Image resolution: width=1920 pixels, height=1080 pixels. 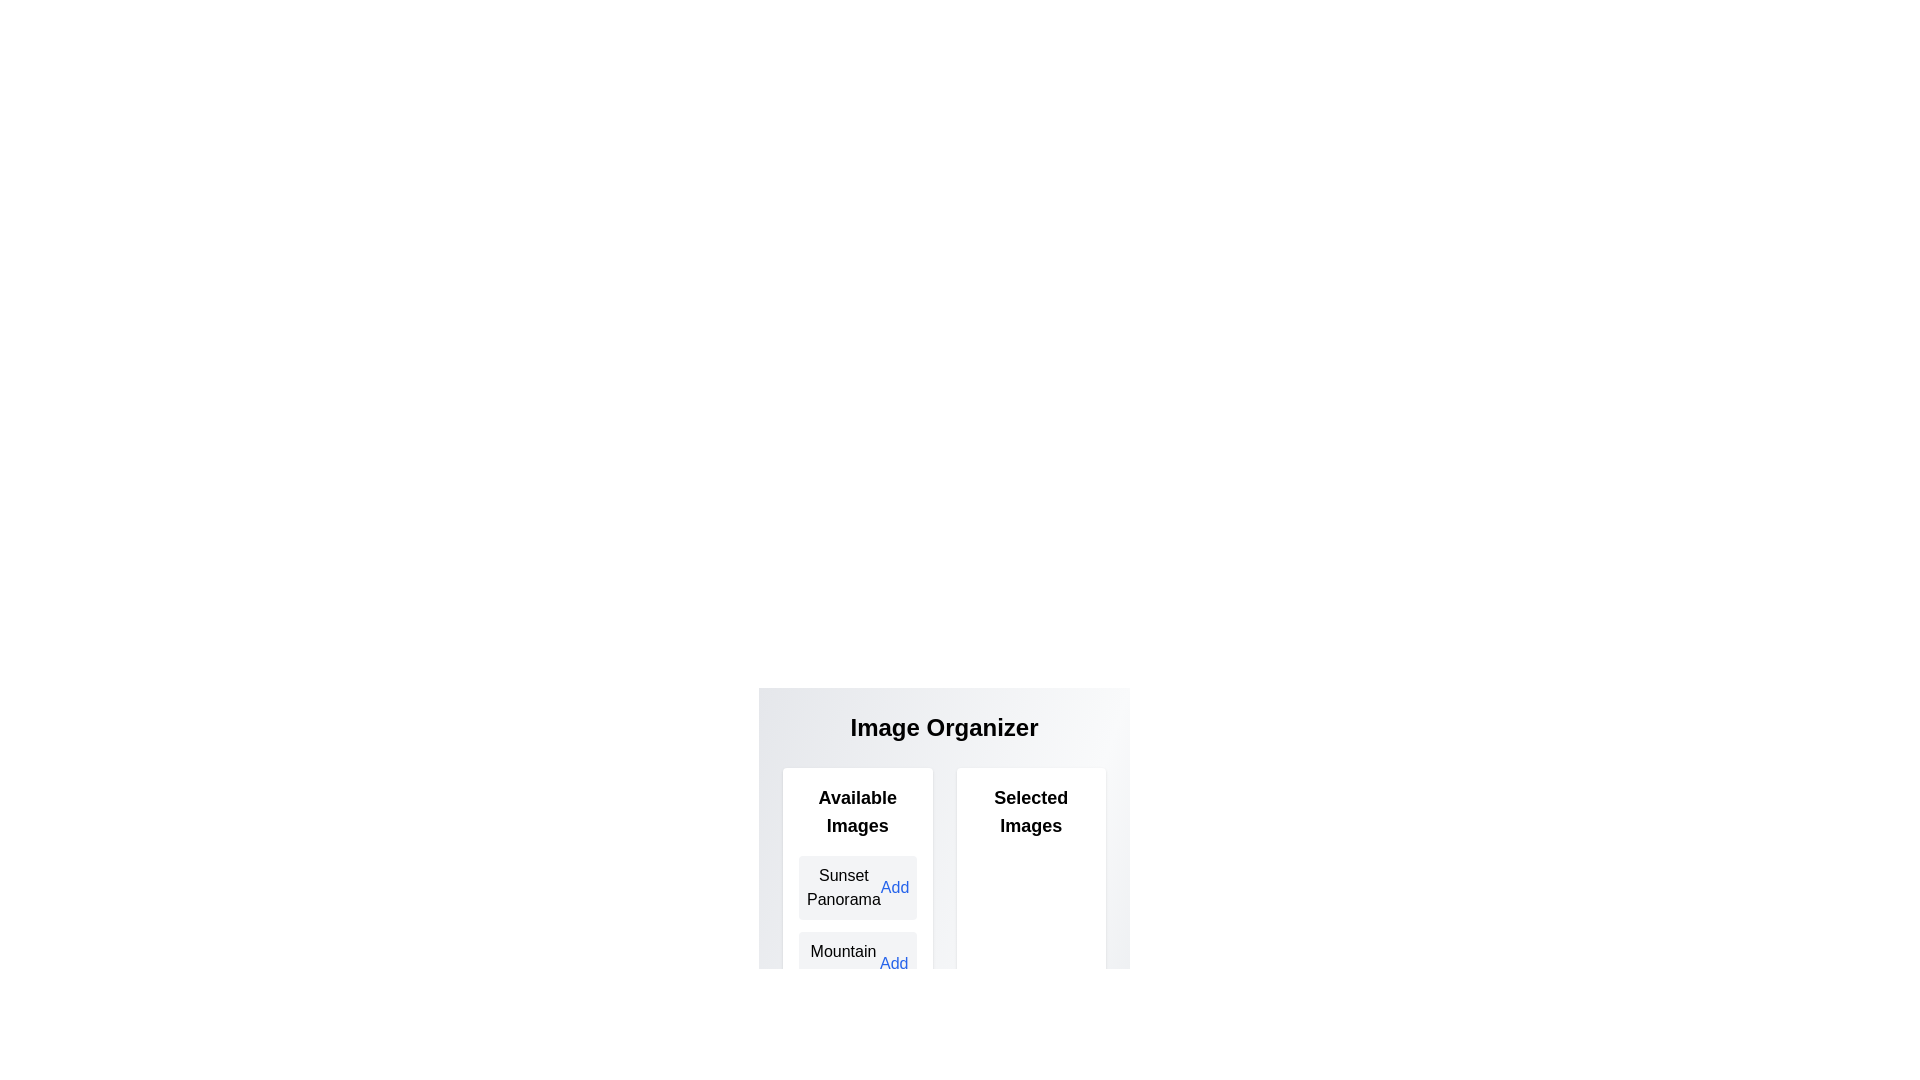 I want to click on 'Add' button for the image labeled Sunset Panorama to move it to the selected list, so click(x=893, y=886).